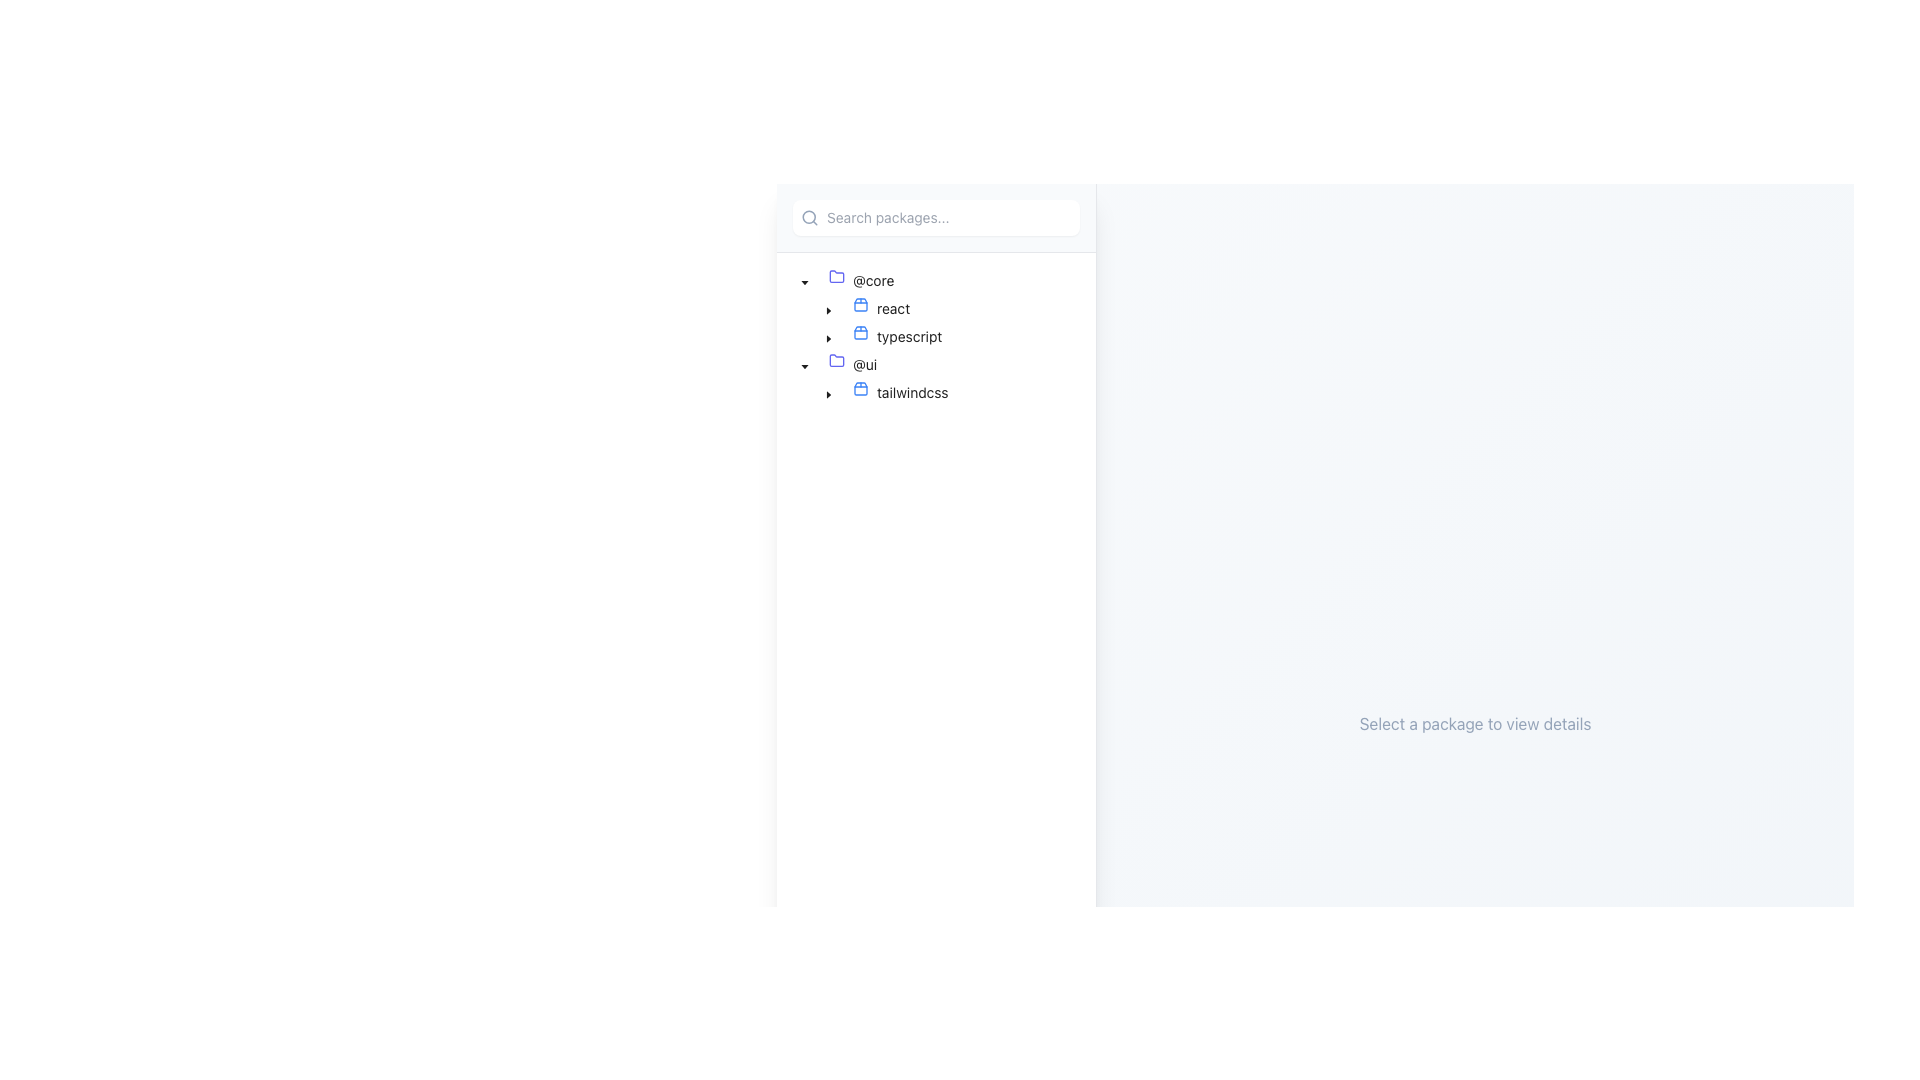 The image size is (1920, 1080). What do you see at coordinates (860, 304) in the screenshot?
I see `the 'react' icon in the tree structure under the '@core' folder, which represents a package or component` at bounding box center [860, 304].